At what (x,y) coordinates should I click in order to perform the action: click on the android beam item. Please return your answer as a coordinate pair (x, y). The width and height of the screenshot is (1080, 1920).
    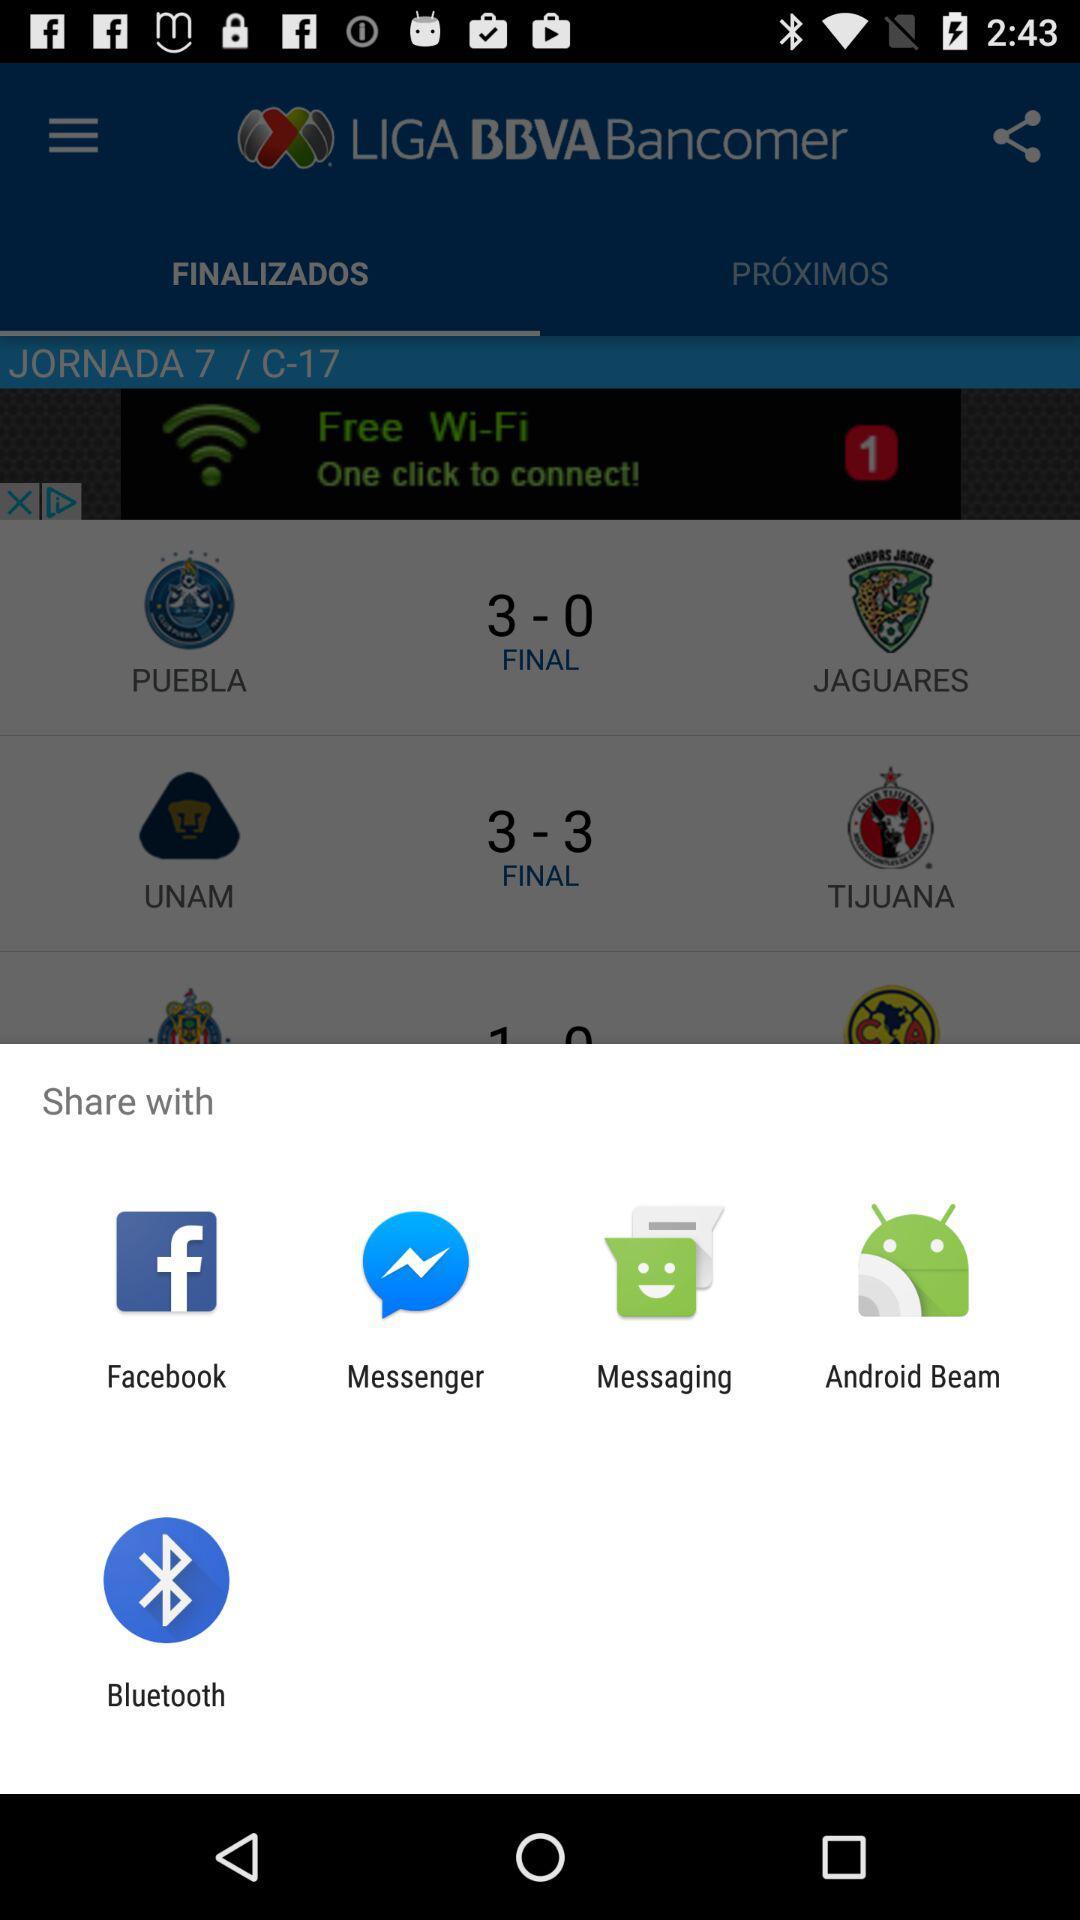
    Looking at the image, I should click on (913, 1392).